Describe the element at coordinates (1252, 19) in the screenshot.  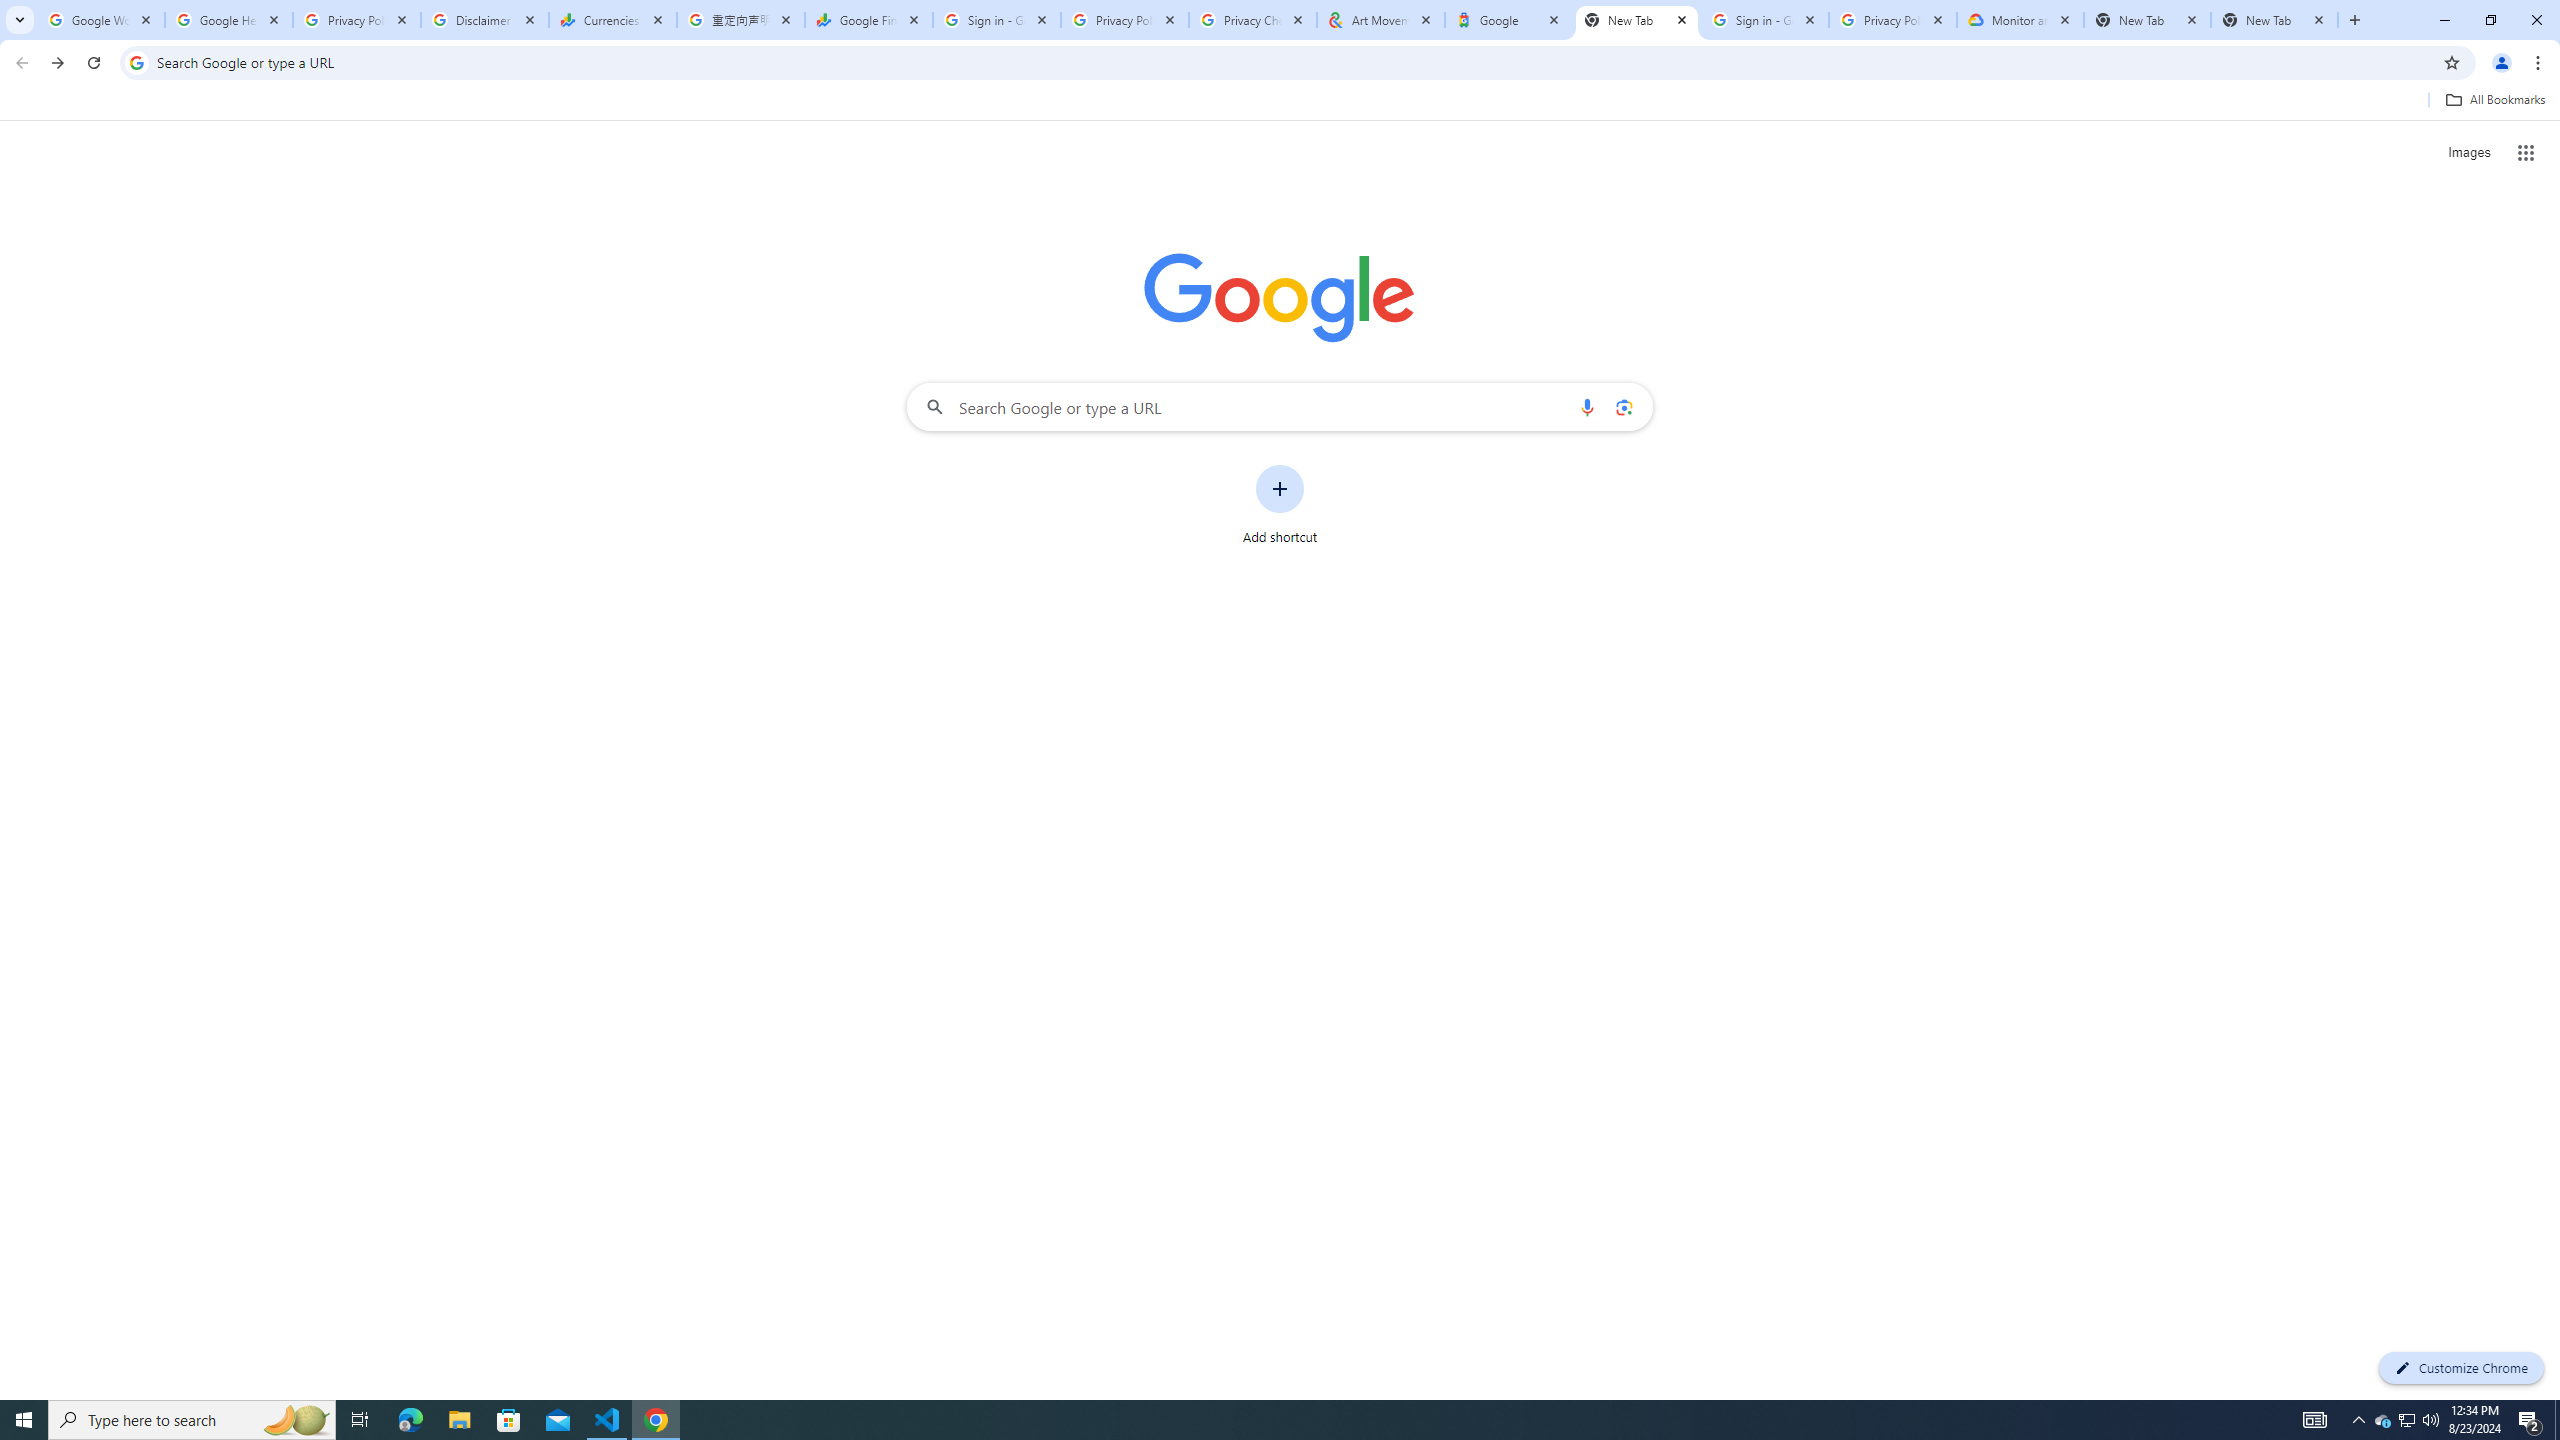
I see `'Privacy Checkup'` at that location.